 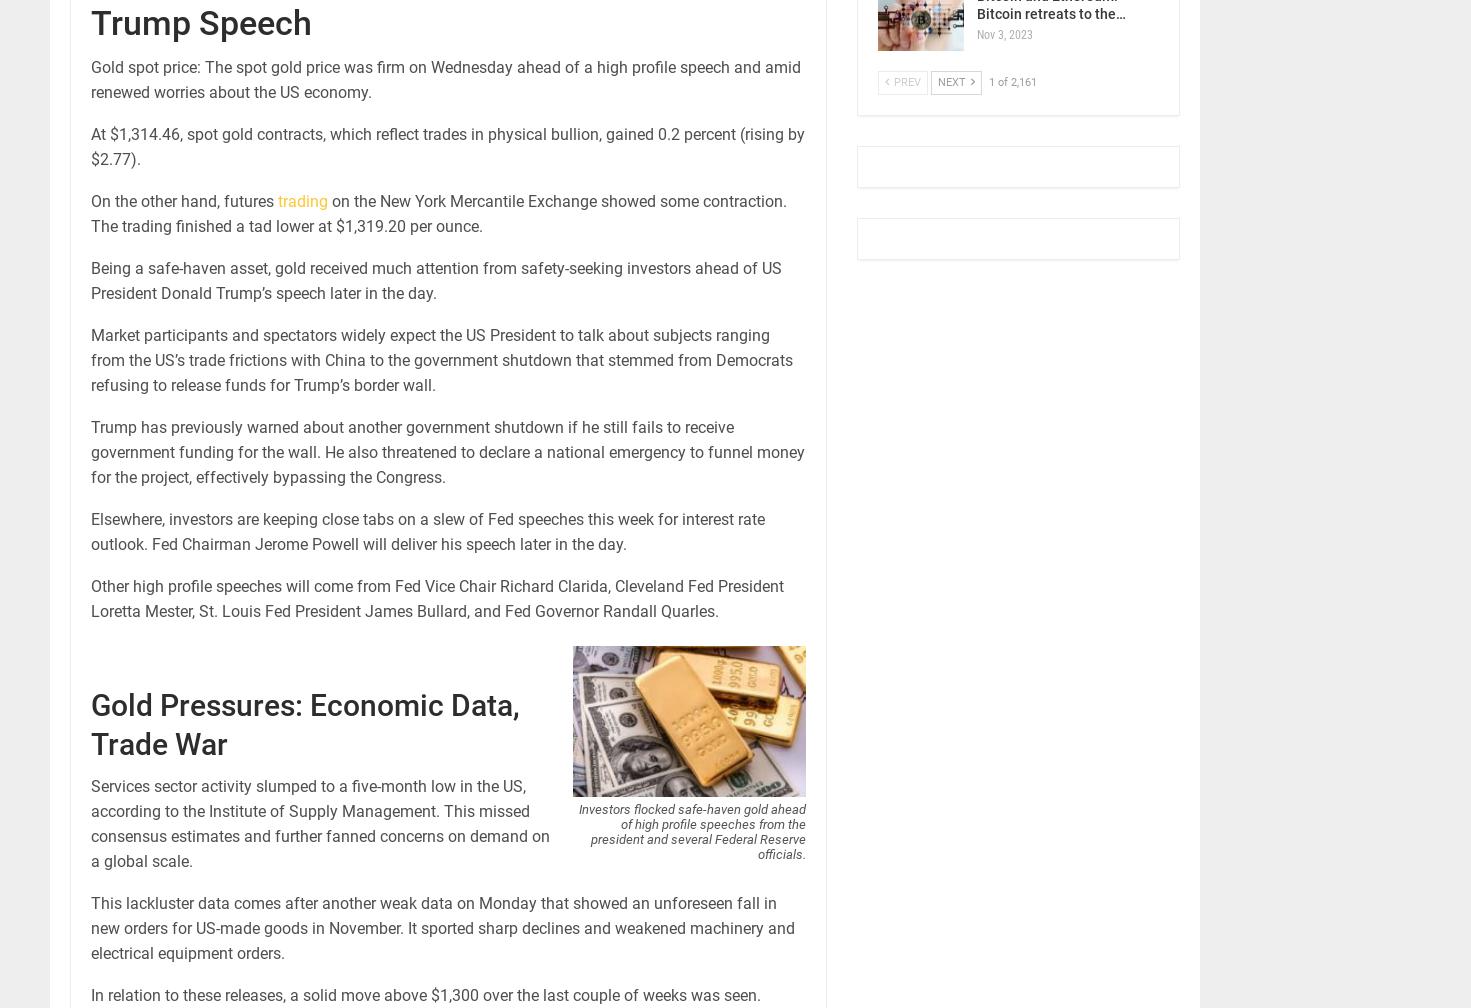 I want to click on 'On the other hand, futures', so click(x=183, y=201).